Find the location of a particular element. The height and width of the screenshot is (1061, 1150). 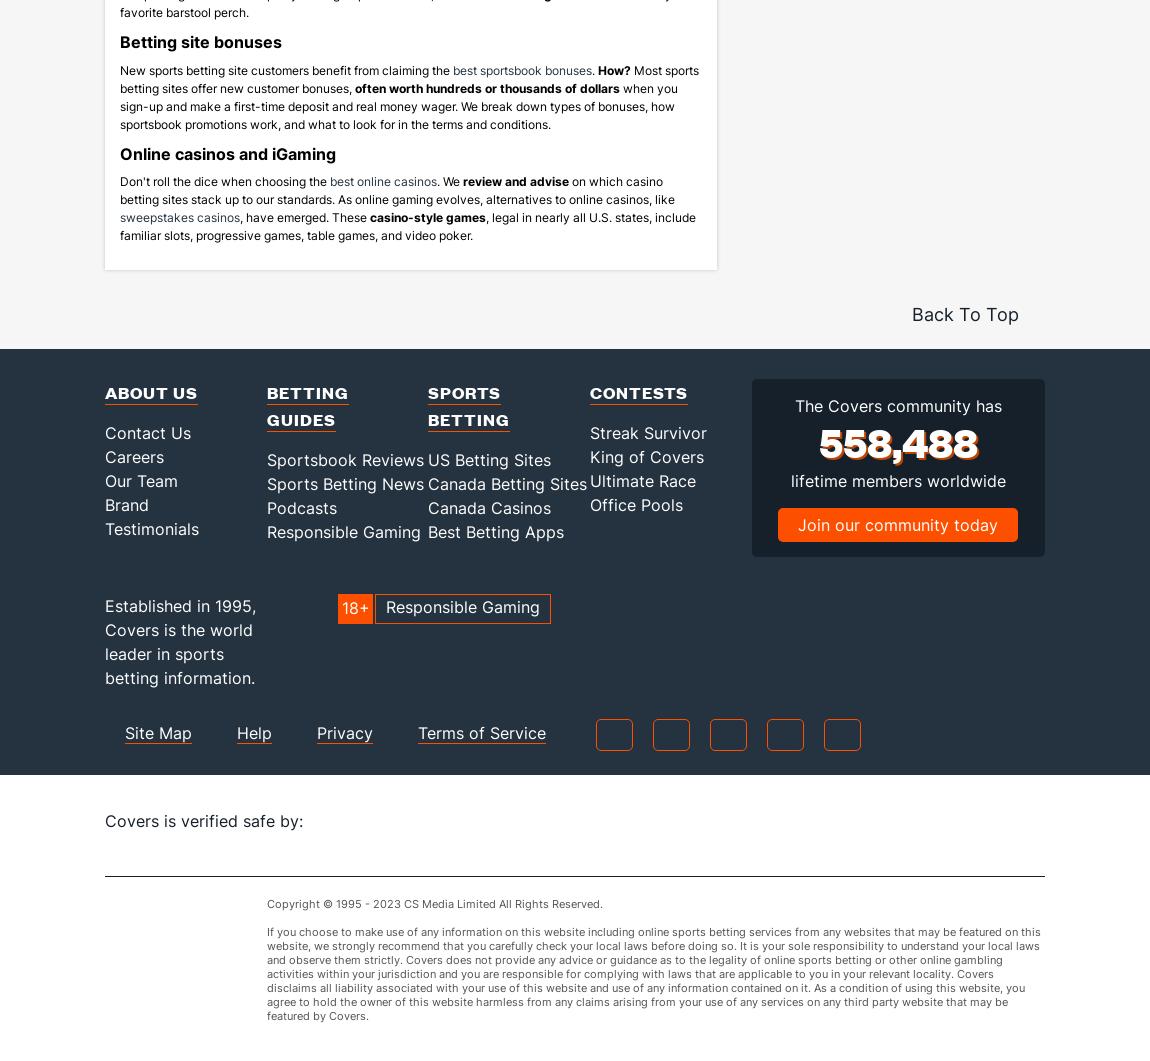

'when you sign-up and make a first-time deposit and real money wager. We break down types of bonuses, how sportsbook promotions work, and what to look for in the terms and conditions.' is located at coordinates (399, 105).